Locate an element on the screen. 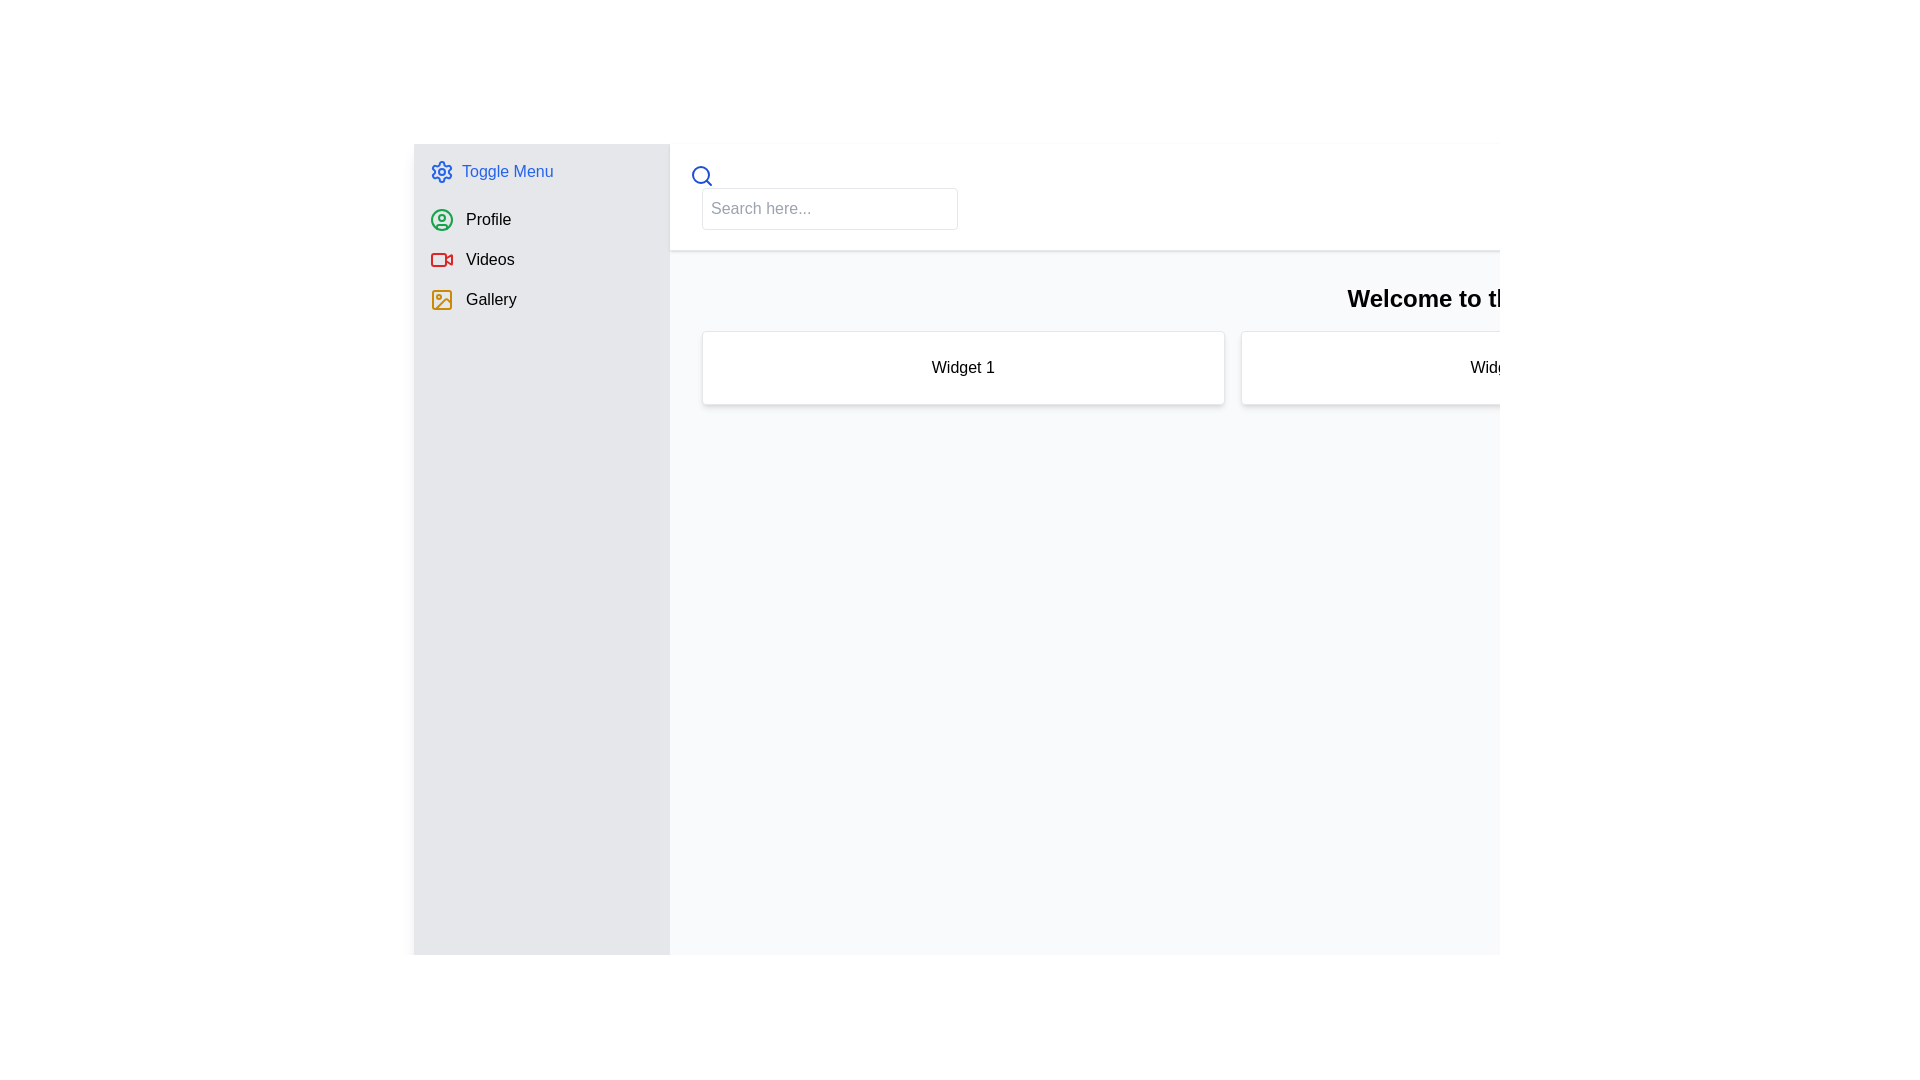 The width and height of the screenshot is (1920, 1080). the magnifying glass icon located at the left side of the search bar to initiate a search is located at coordinates (701, 175).